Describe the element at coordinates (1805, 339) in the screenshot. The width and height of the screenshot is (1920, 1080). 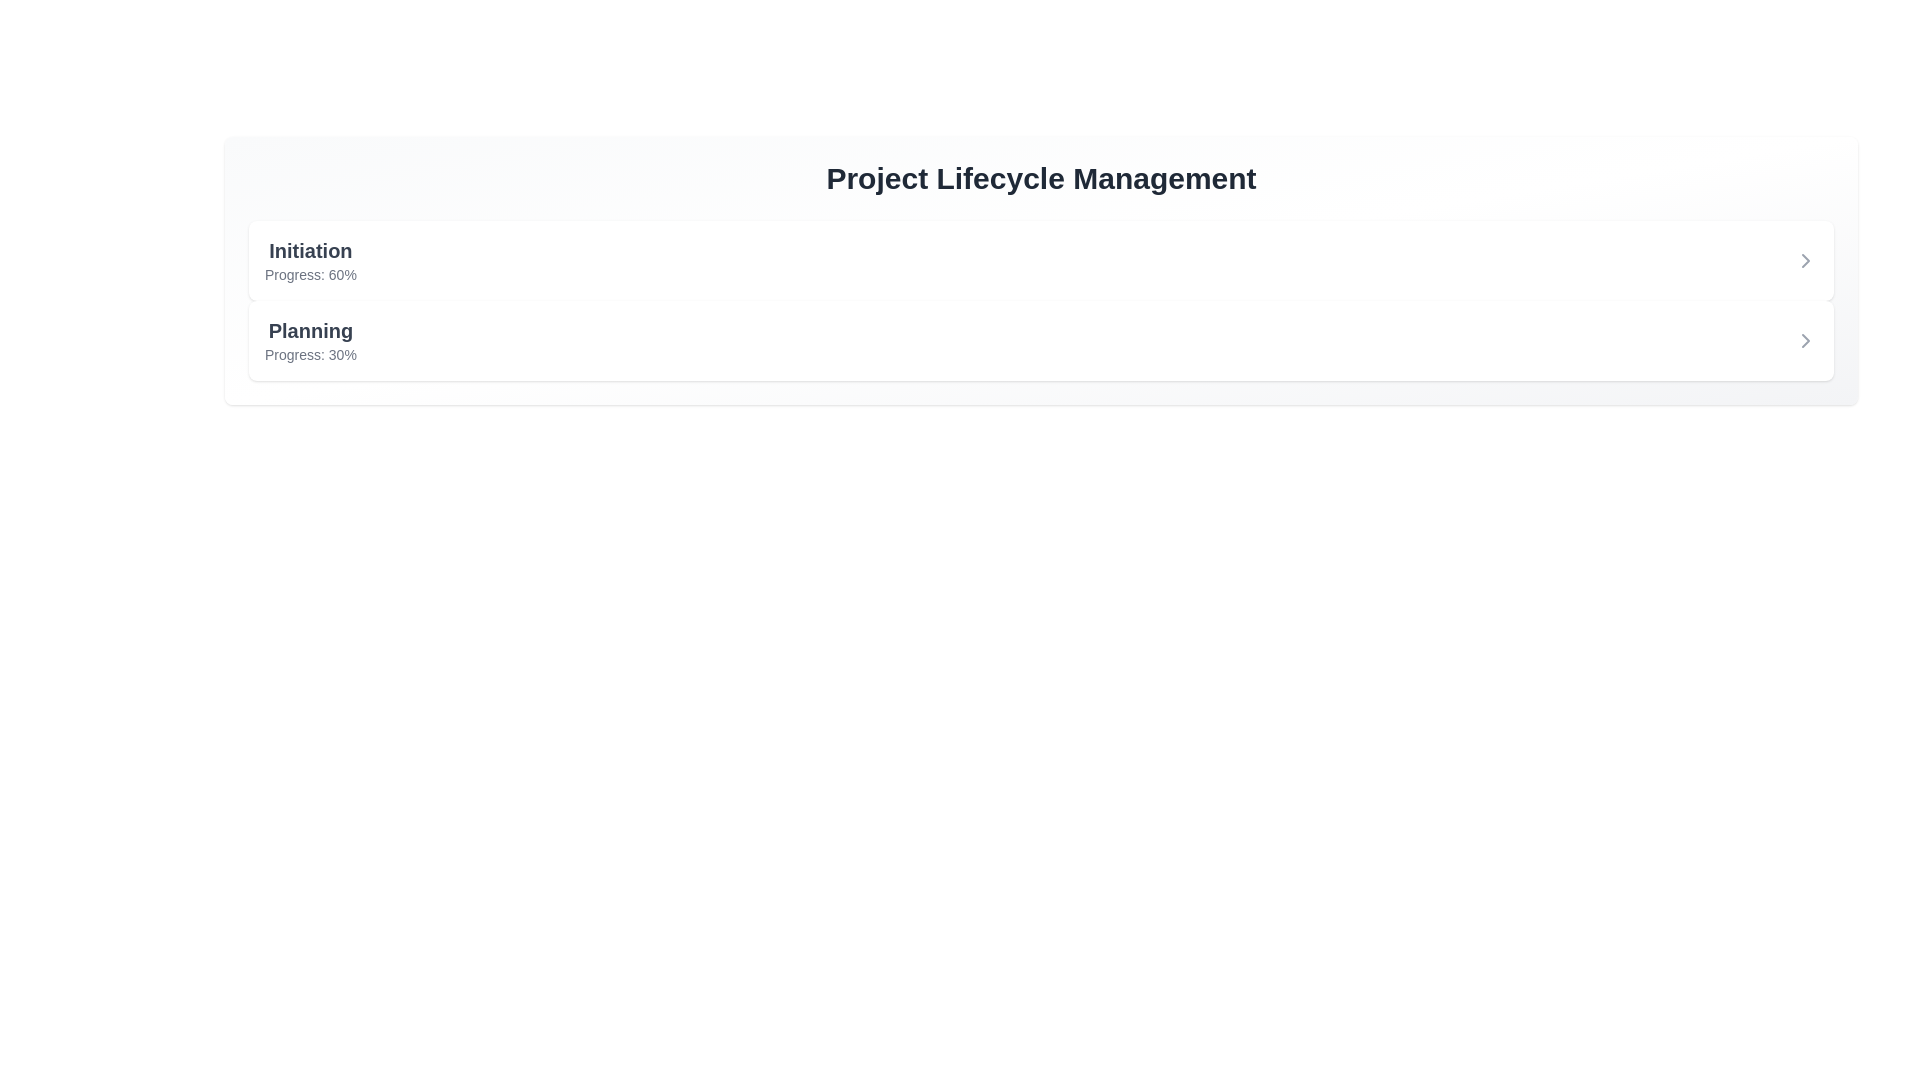
I see `the right-pointing chevron icon, which is a minimalistic arrow used for navigation in the 'Planning' section, to trigger a visual state change` at that location.